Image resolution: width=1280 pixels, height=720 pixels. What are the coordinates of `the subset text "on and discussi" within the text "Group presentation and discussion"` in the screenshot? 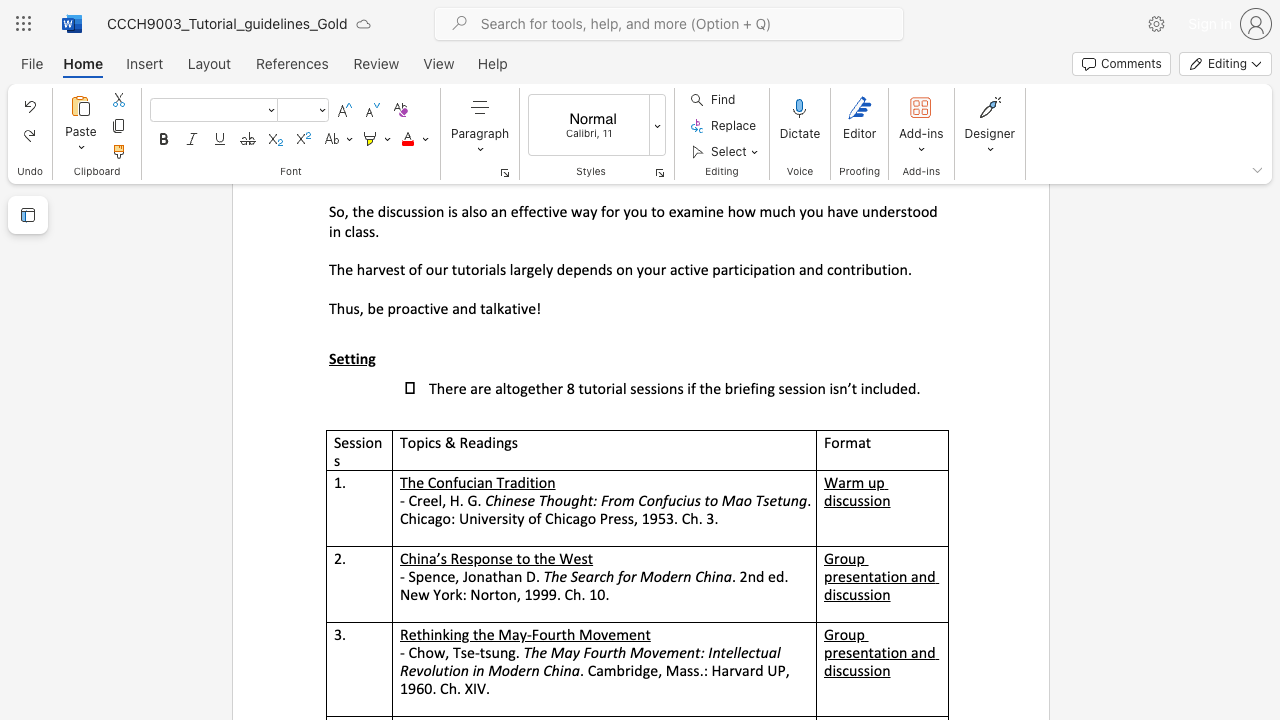 It's located at (889, 576).